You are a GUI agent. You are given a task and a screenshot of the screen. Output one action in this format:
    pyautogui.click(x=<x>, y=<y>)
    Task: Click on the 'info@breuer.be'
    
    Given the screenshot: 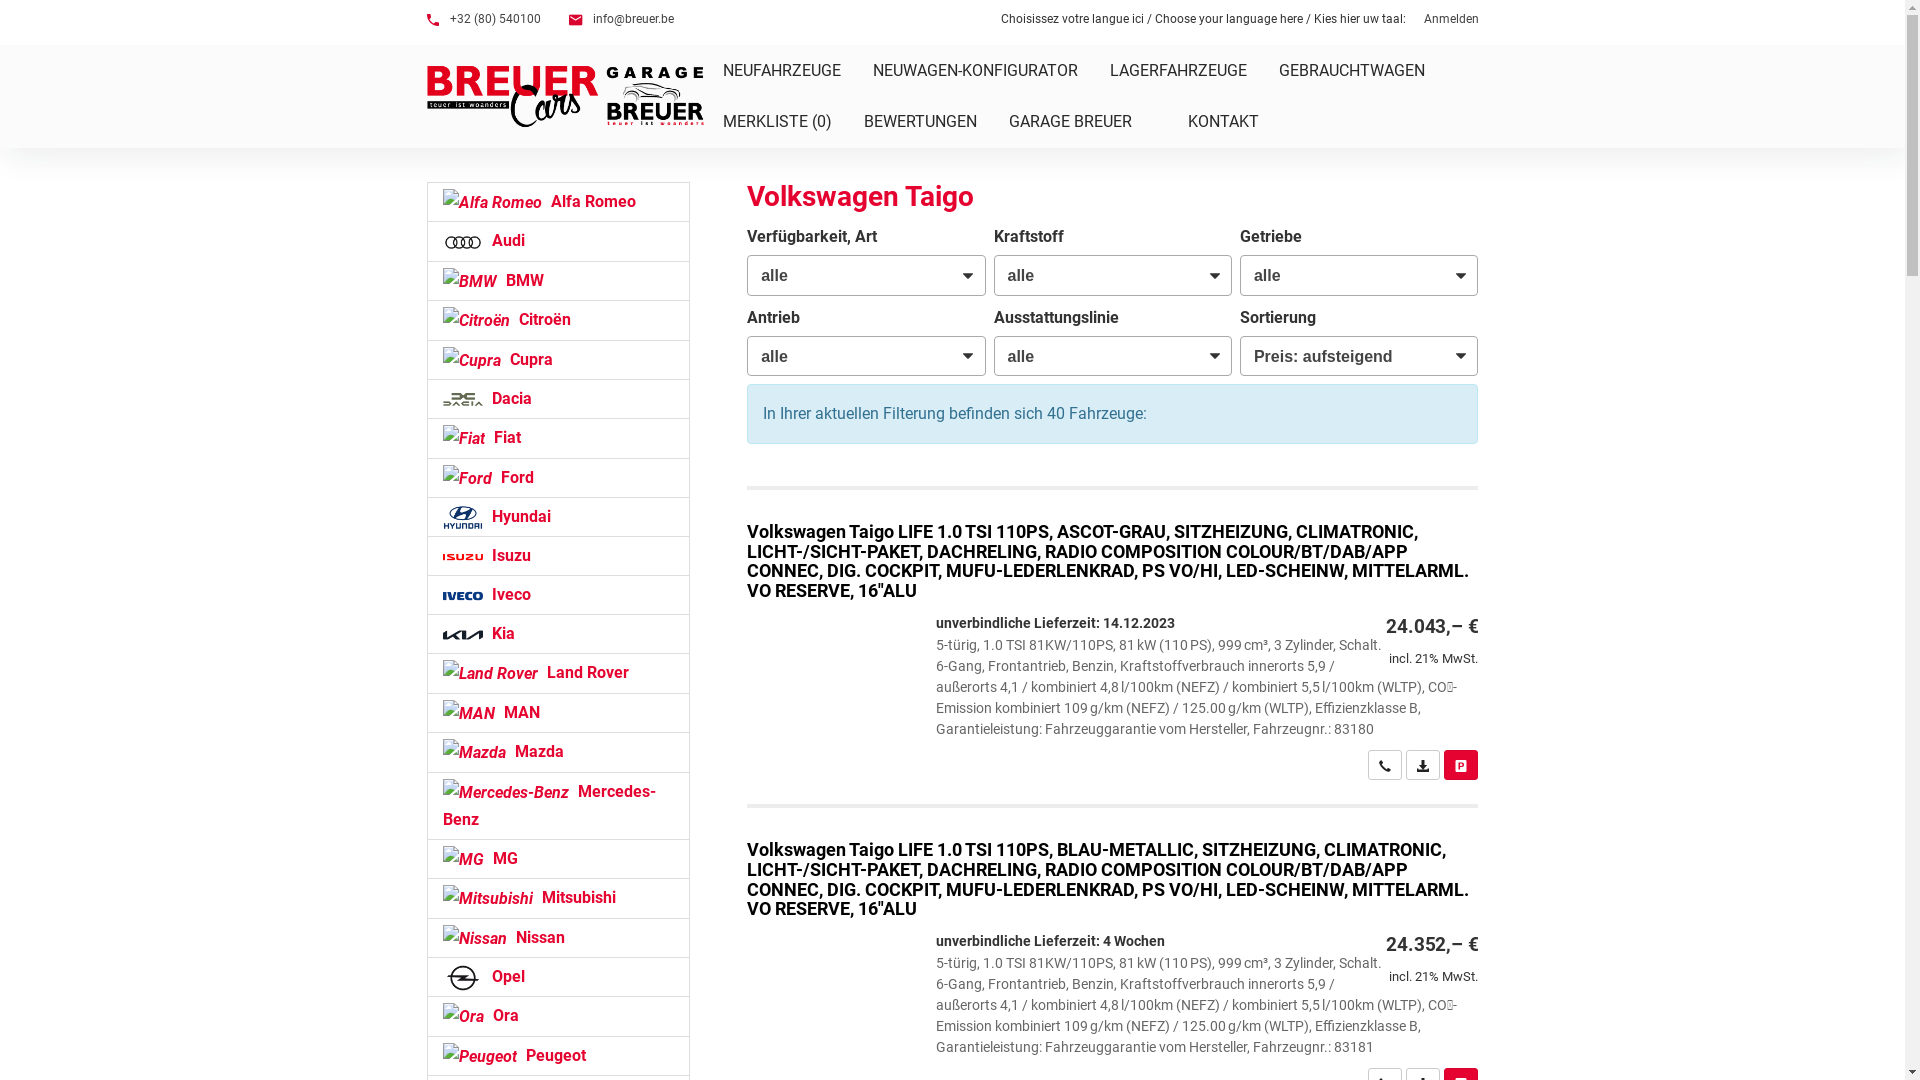 What is the action you would take?
    pyautogui.click(x=619, y=19)
    